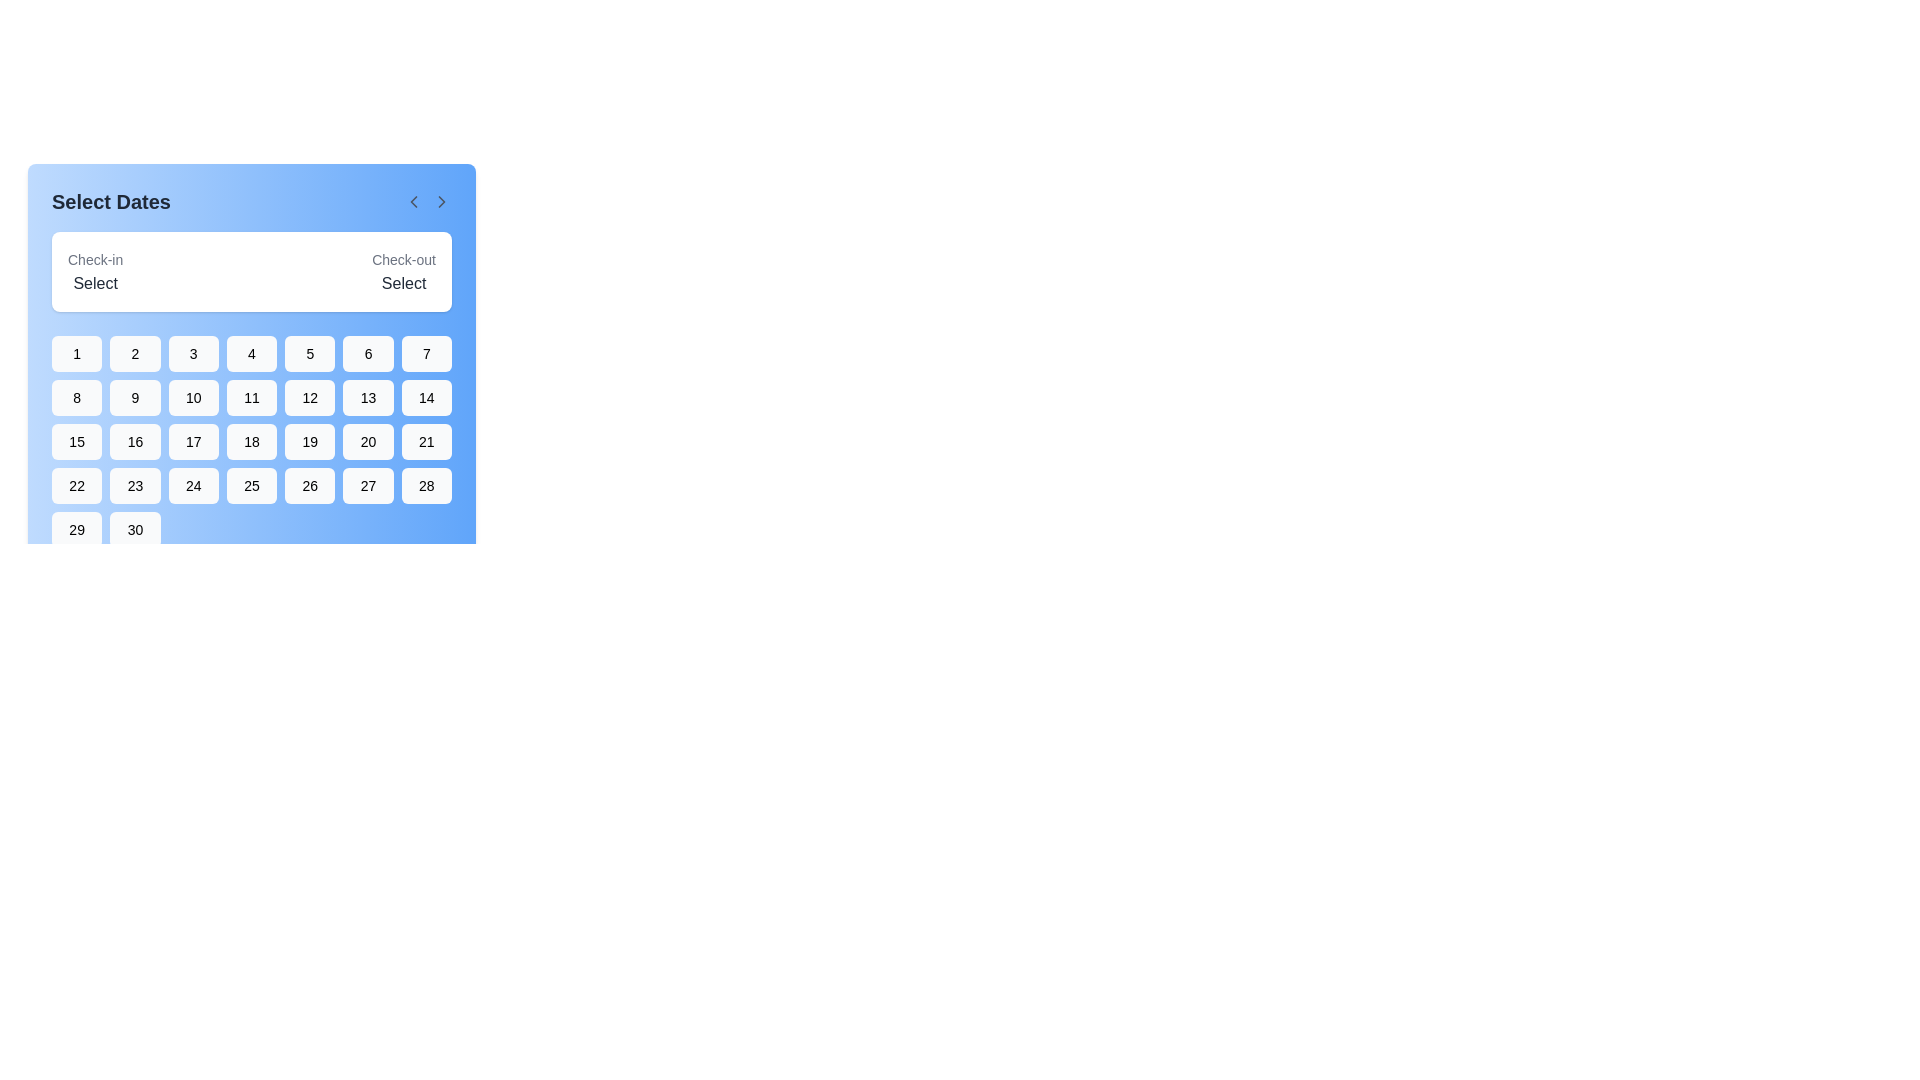 This screenshot has height=1080, width=1920. Describe the element at coordinates (251, 441) in the screenshot. I see `the number button on the calendar grid` at that location.